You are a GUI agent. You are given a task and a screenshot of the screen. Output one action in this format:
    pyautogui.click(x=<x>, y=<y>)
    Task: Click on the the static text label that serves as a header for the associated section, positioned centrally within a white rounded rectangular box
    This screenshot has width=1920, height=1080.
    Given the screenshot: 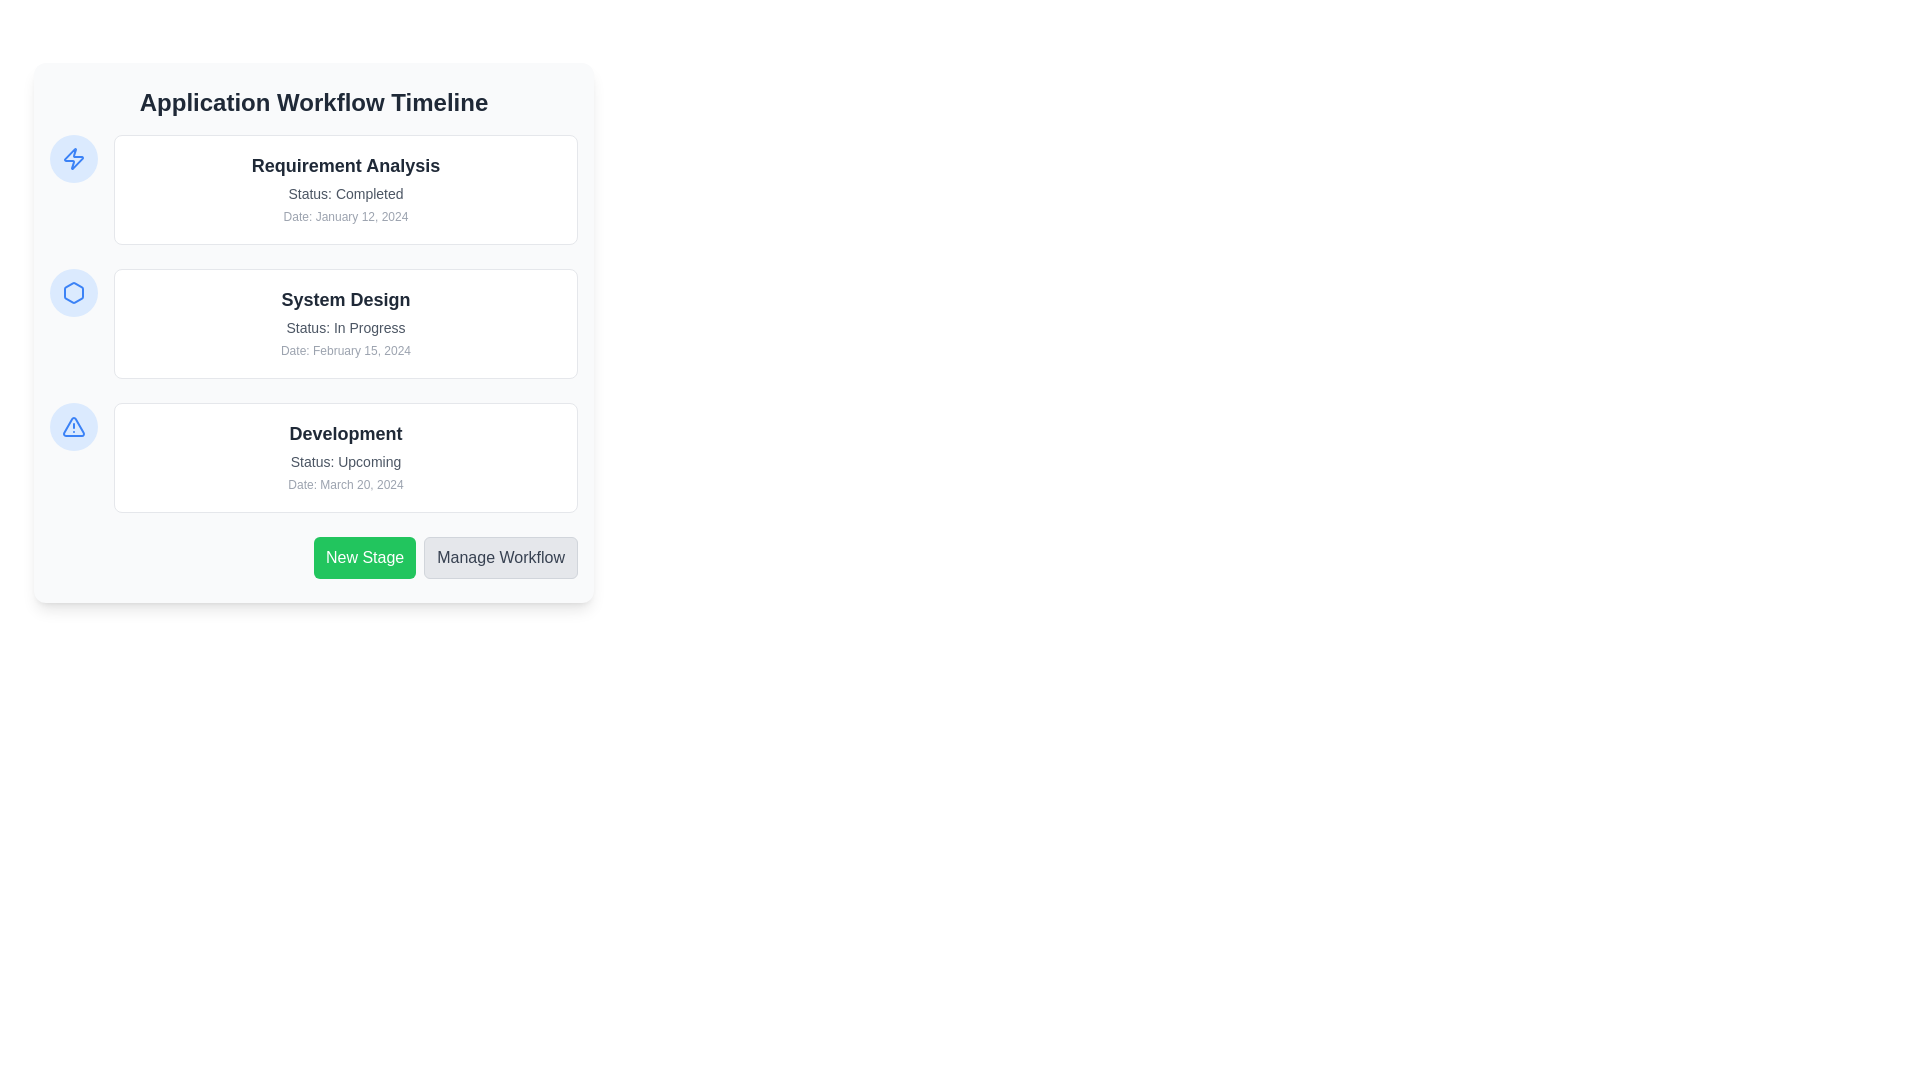 What is the action you would take?
    pyautogui.click(x=345, y=433)
    